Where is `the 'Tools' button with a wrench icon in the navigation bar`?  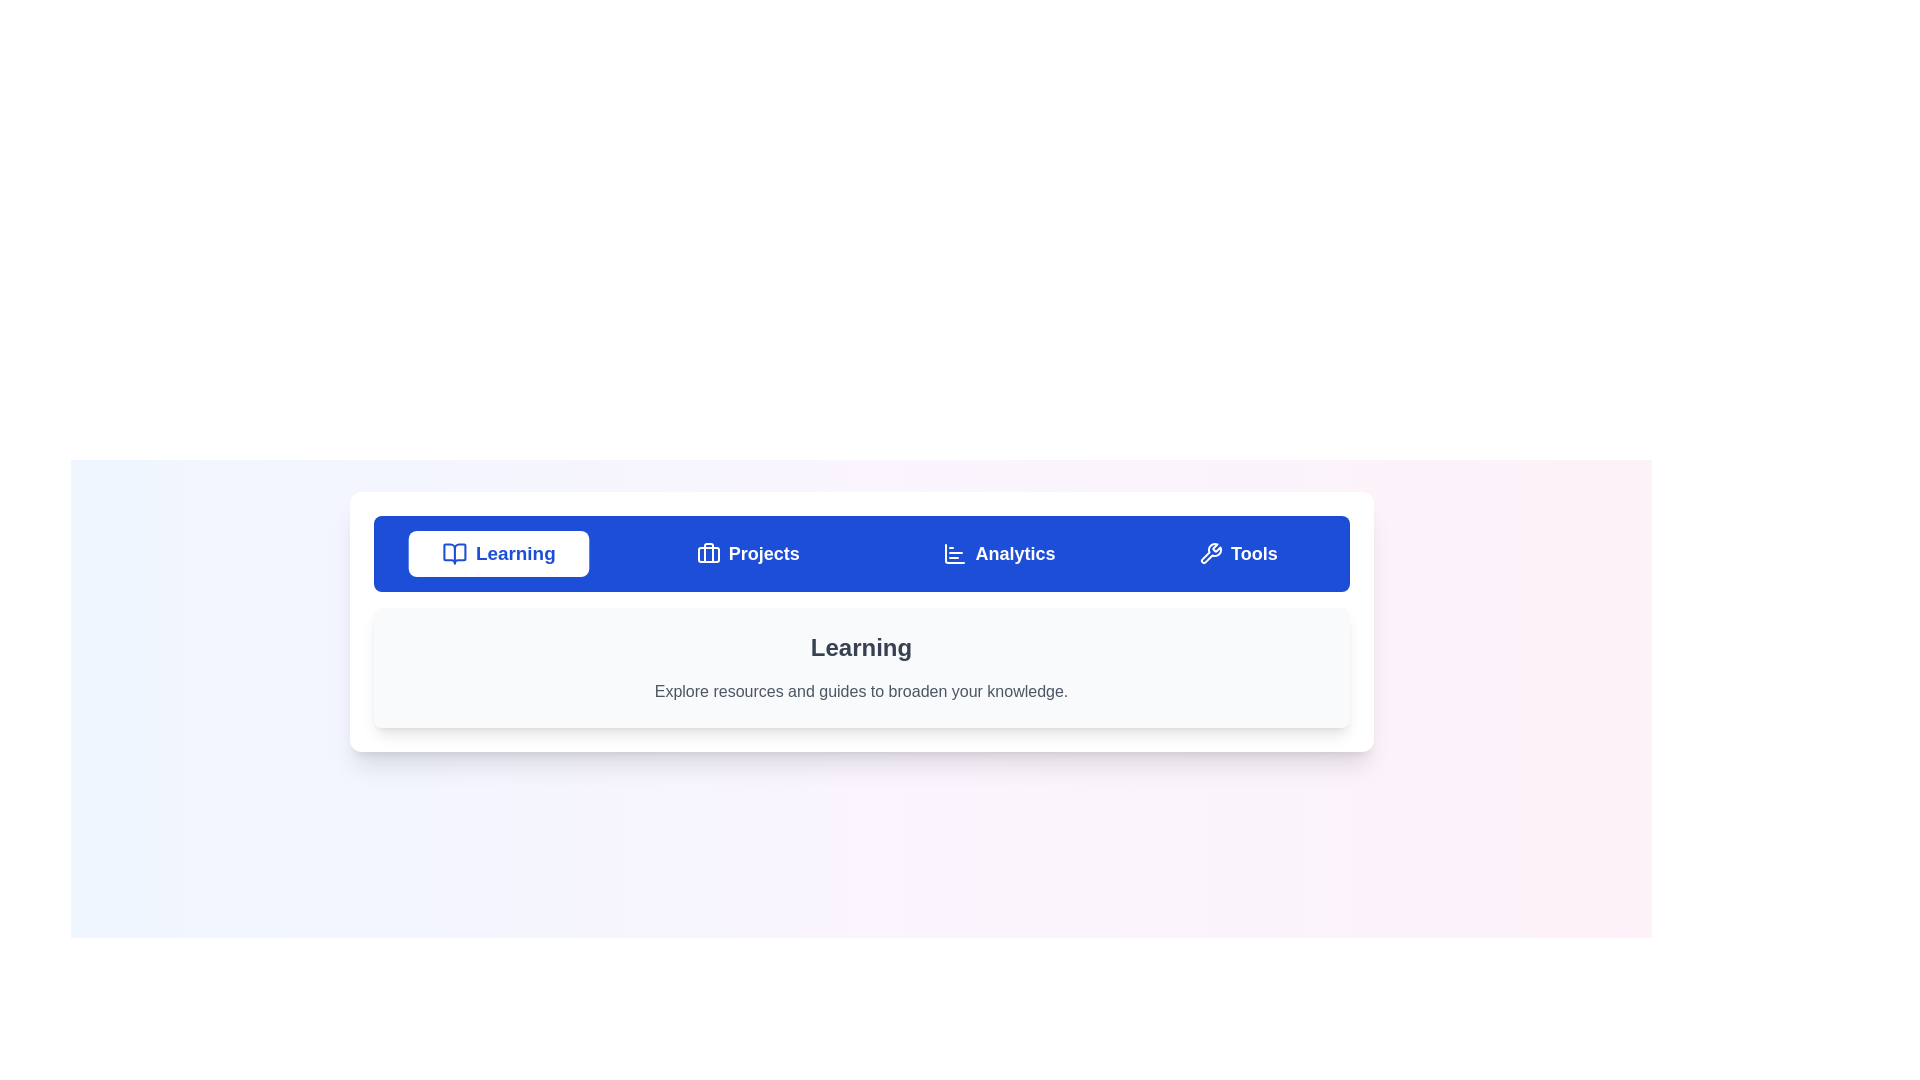 the 'Tools' button with a wrench icon in the navigation bar is located at coordinates (1237, 554).